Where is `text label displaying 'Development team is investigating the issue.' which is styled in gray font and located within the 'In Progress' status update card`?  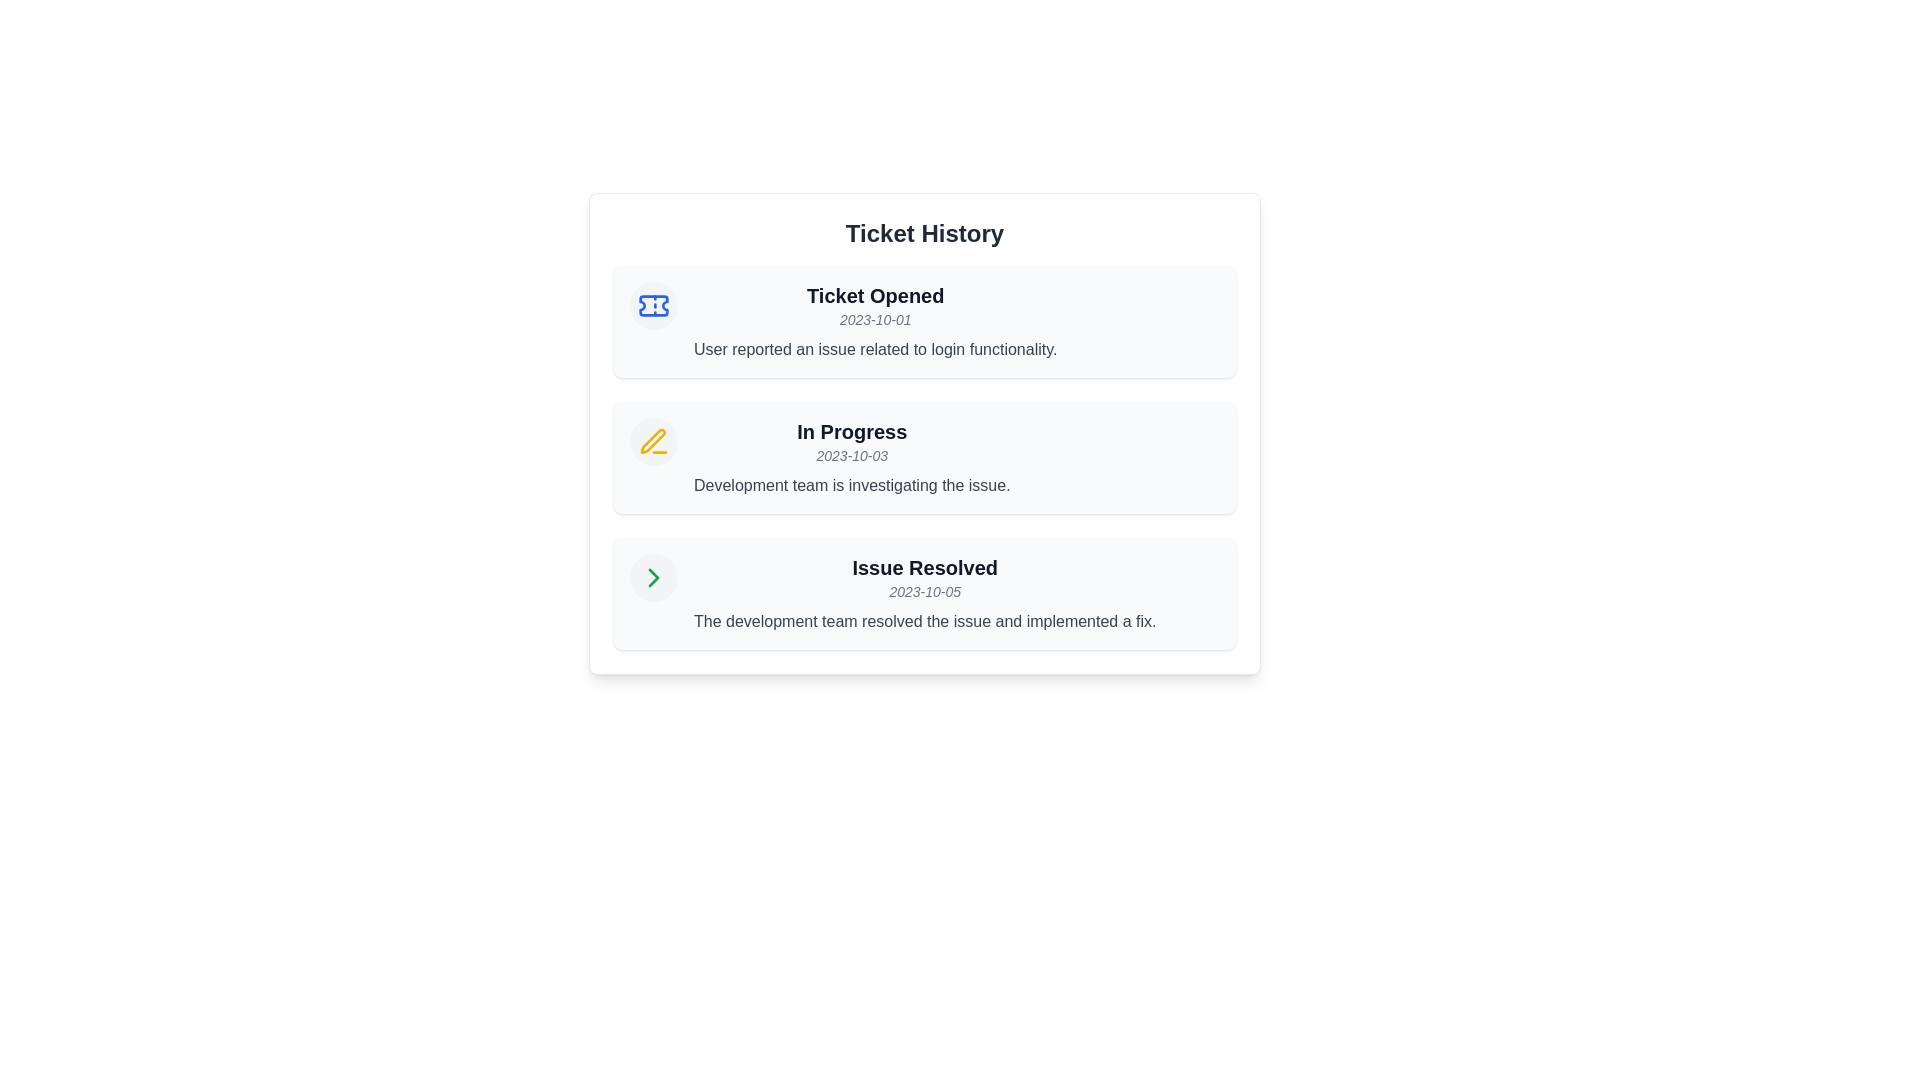
text label displaying 'Development team is investigating the issue.' which is styled in gray font and located within the 'In Progress' status update card is located at coordinates (852, 486).